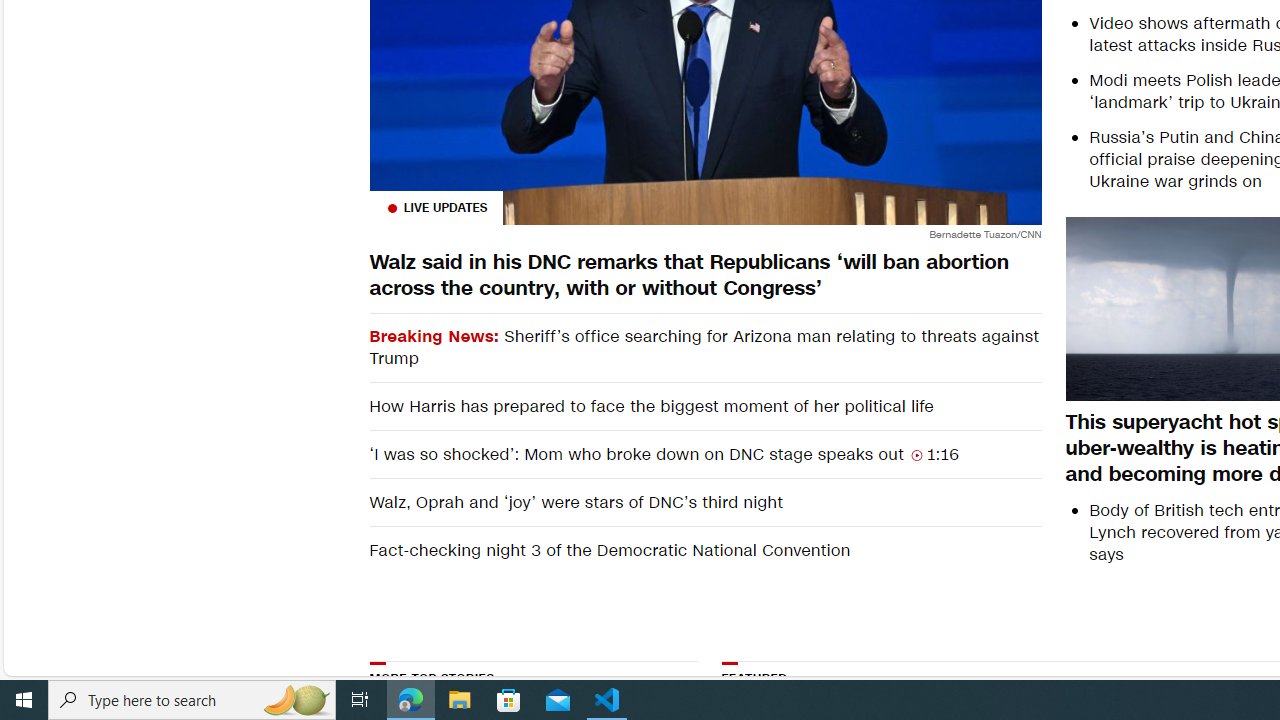 The height and width of the screenshot is (720, 1280). Describe the element at coordinates (705, 550) in the screenshot. I see `'Fact-checking night 3 of the Democratic National Convention'` at that location.